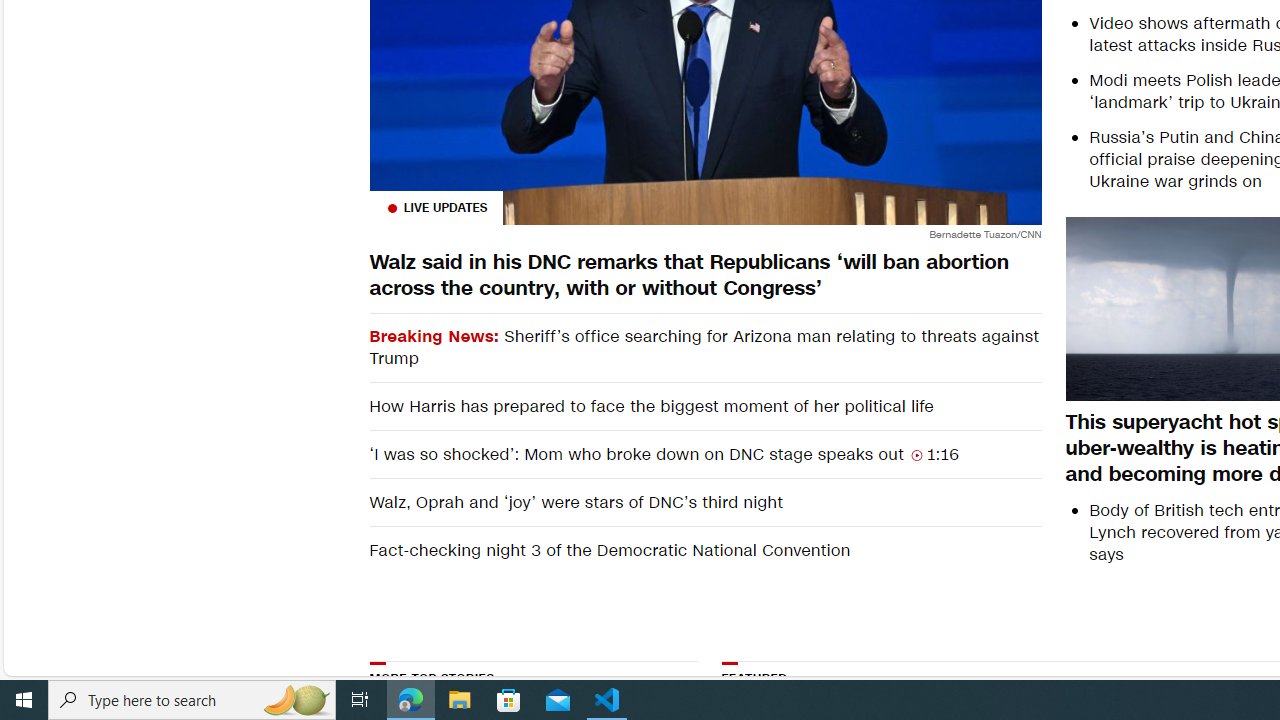 The height and width of the screenshot is (720, 1280). Describe the element at coordinates (705, 550) in the screenshot. I see `'Fact-checking night 3 of the Democratic National Convention'` at that location.